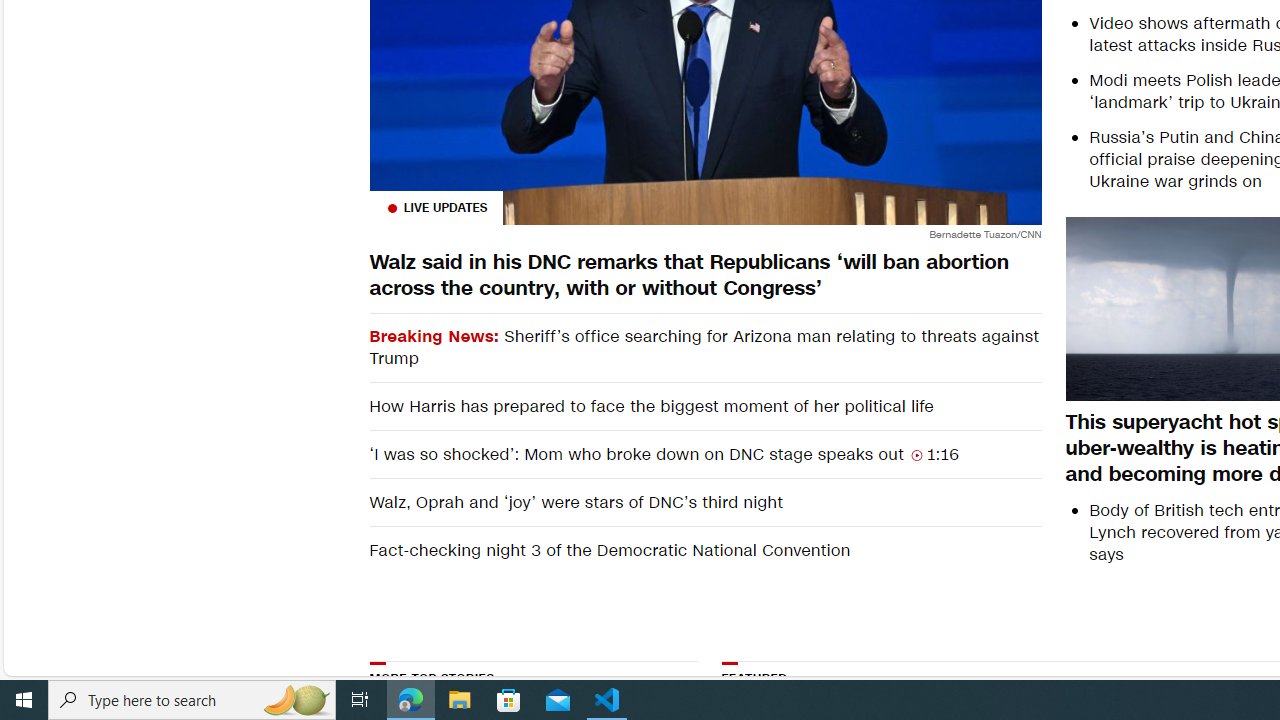 The height and width of the screenshot is (720, 1280). Describe the element at coordinates (705, 550) in the screenshot. I see `'Fact-checking night 3 of the Democratic National Convention'` at that location.